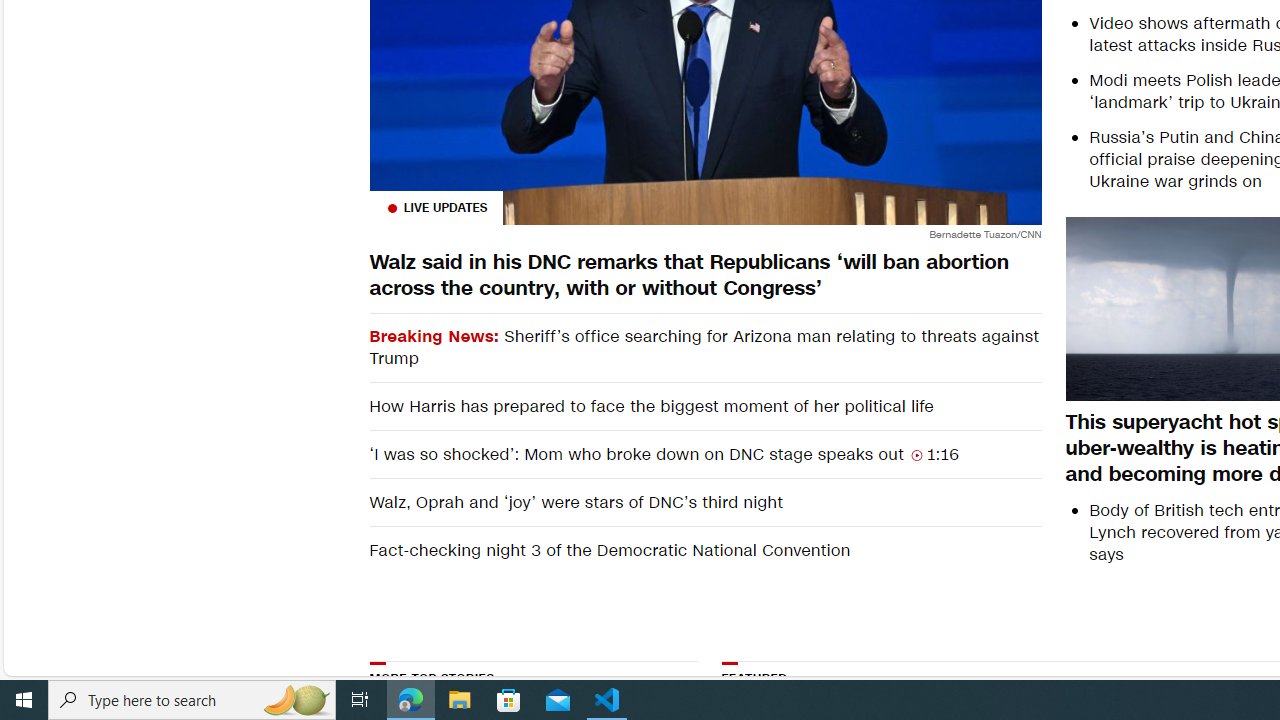 The height and width of the screenshot is (720, 1280). Describe the element at coordinates (705, 550) in the screenshot. I see `'Fact-checking night 3 of the Democratic National Convention'` at that location.